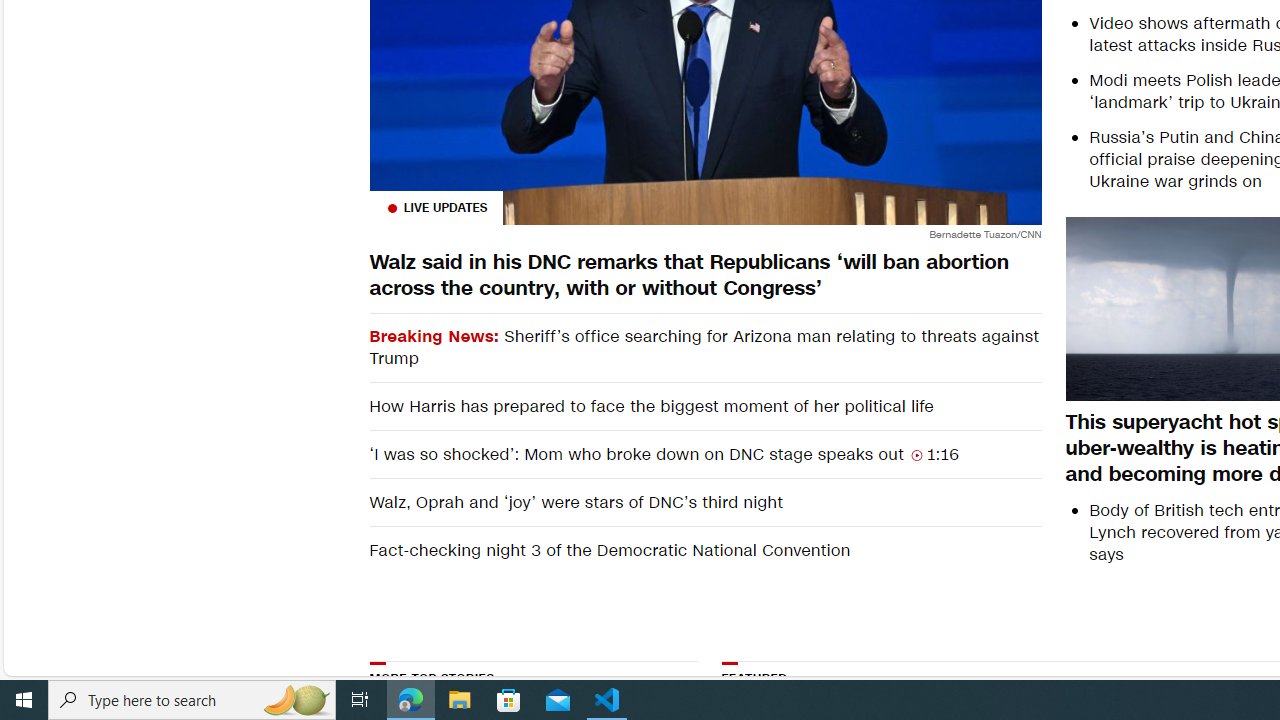 The height and width of the screenshot is (720, 1280). Describe the element at coordinates (705, 550) in the screenshot. I see `'Fact-checking night 3 of the Democratic National Convention'` at that location.